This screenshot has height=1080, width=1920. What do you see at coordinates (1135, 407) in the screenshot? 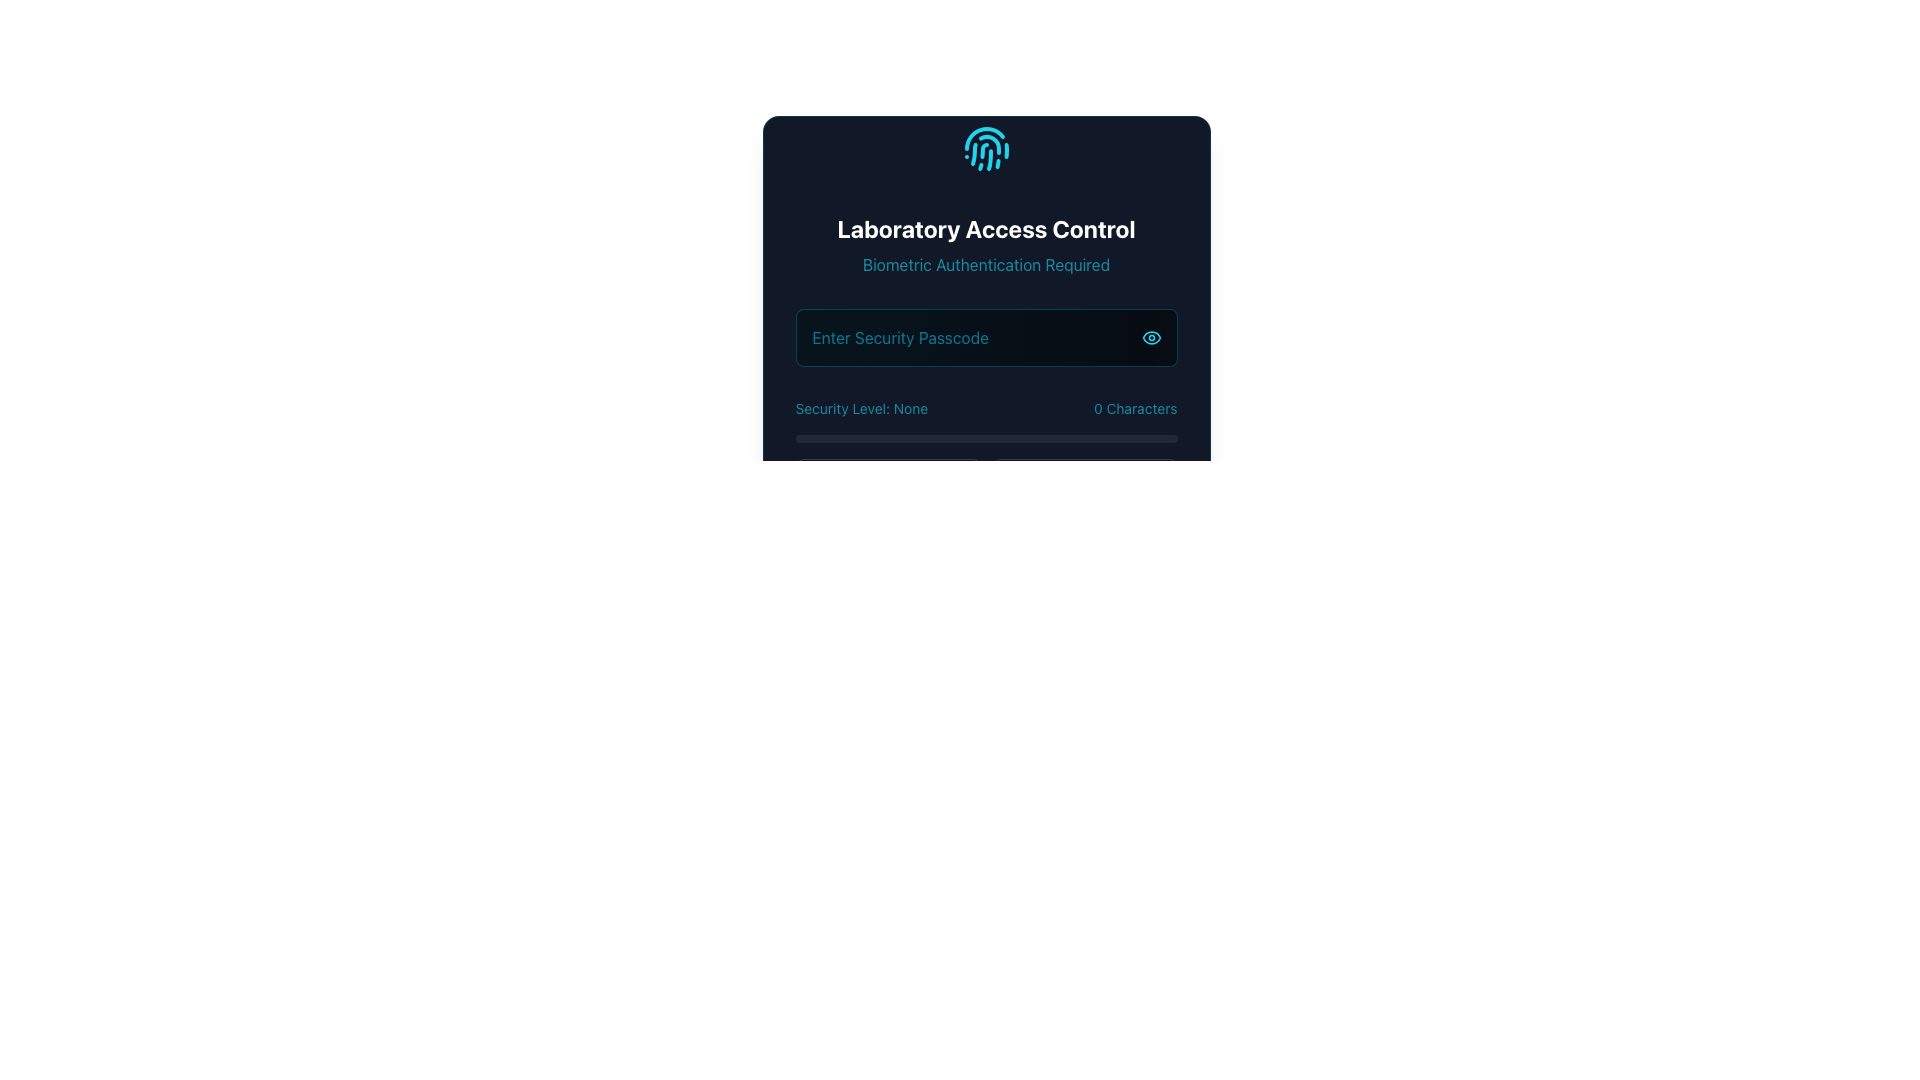
I see `the static text label displaying '0 Characters', which is styled in light blue and located to the right of 'Security Level: None'` at bounding box center [1135, 407].